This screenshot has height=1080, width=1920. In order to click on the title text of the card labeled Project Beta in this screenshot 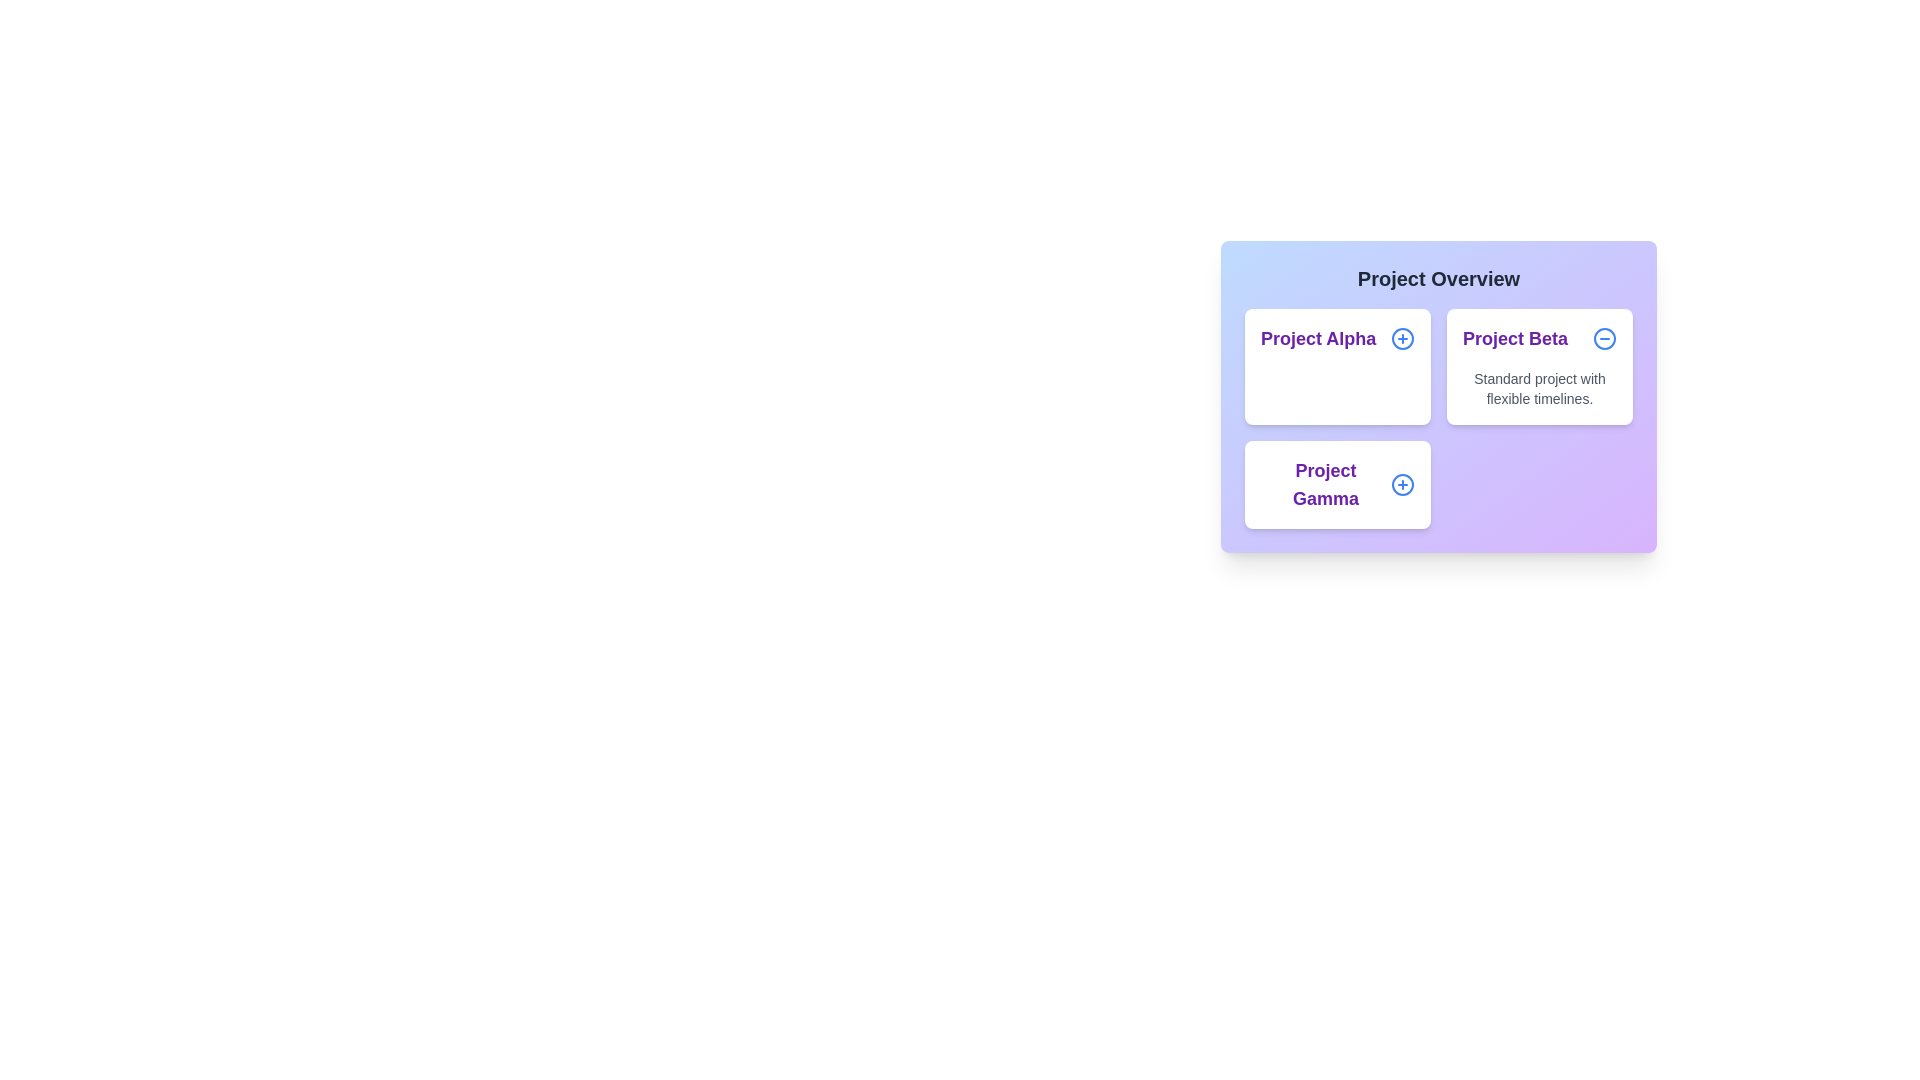, I will do `click(1539, 338)`.